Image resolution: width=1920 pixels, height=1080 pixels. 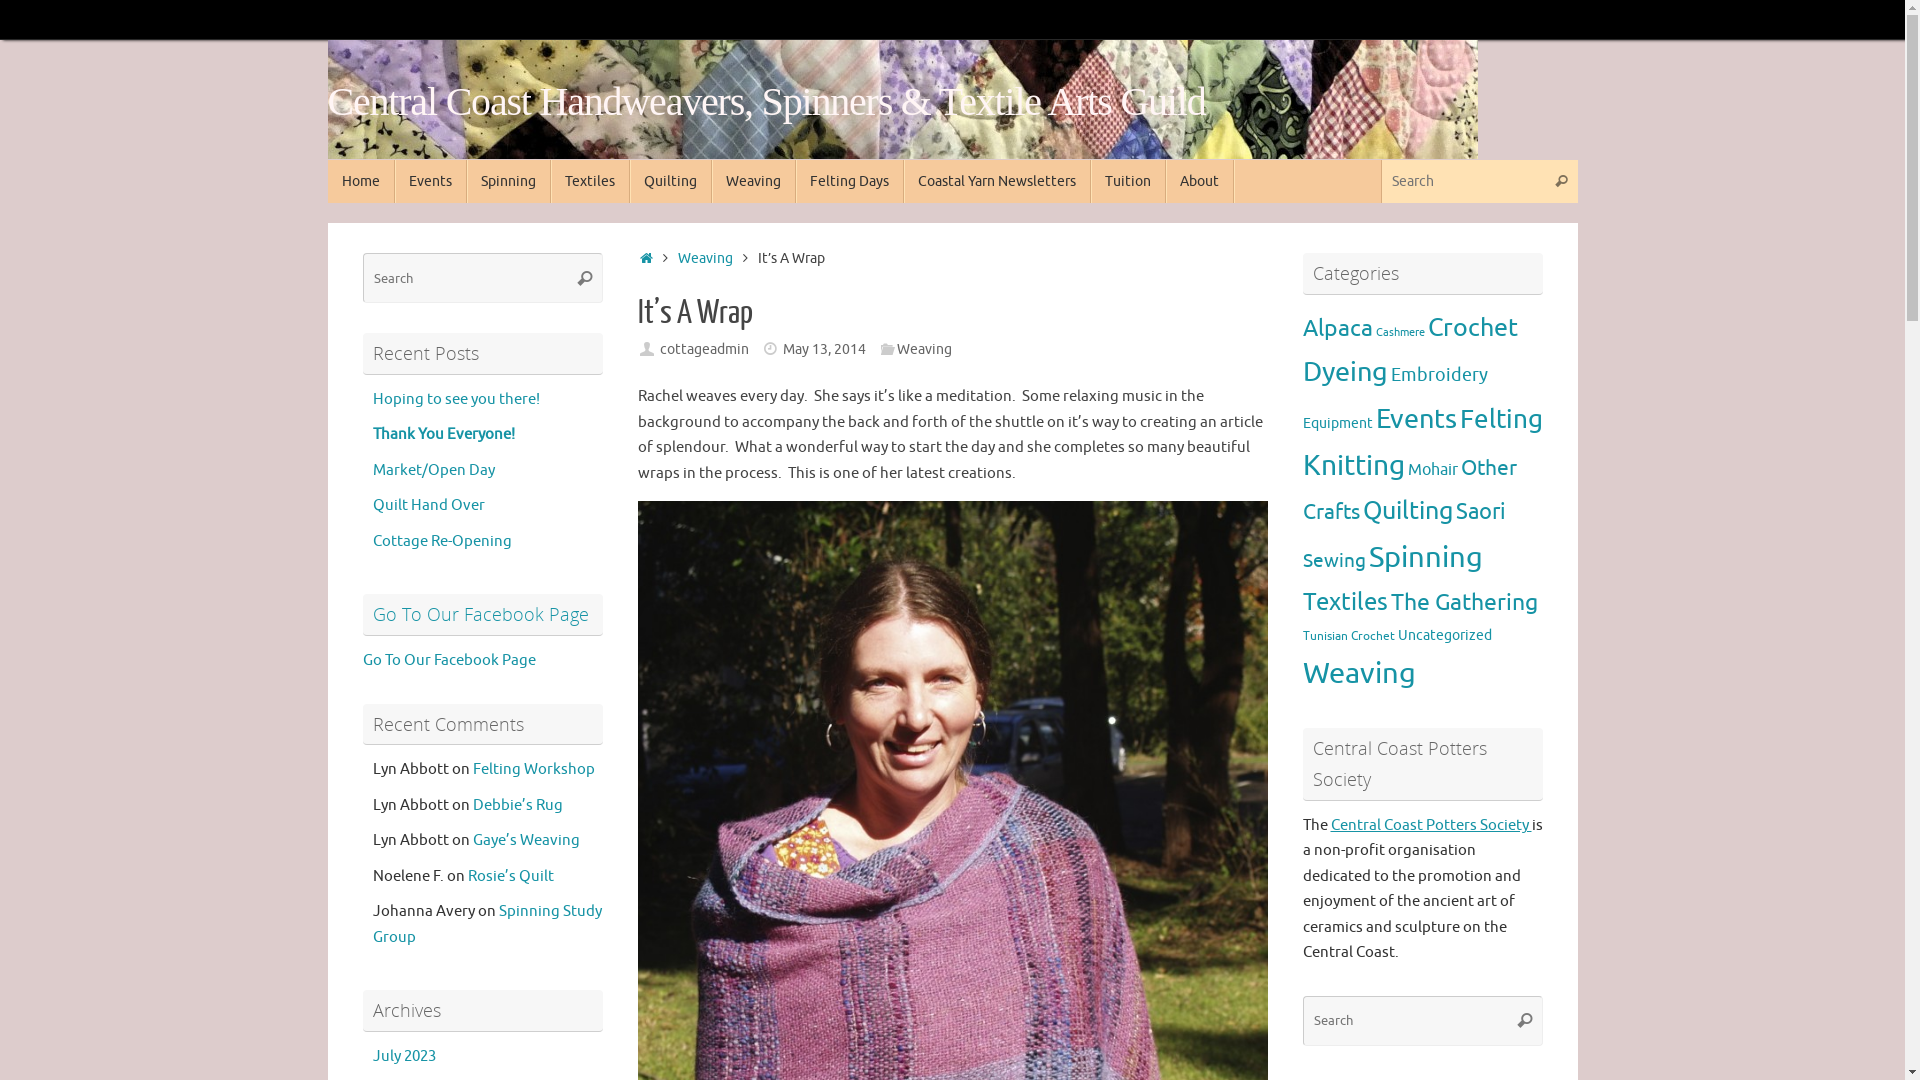 What do you see at coordinates (454, 399) in the screenshot?
I see `'Hoping to see you there!'` at bounding box center [454, 399].